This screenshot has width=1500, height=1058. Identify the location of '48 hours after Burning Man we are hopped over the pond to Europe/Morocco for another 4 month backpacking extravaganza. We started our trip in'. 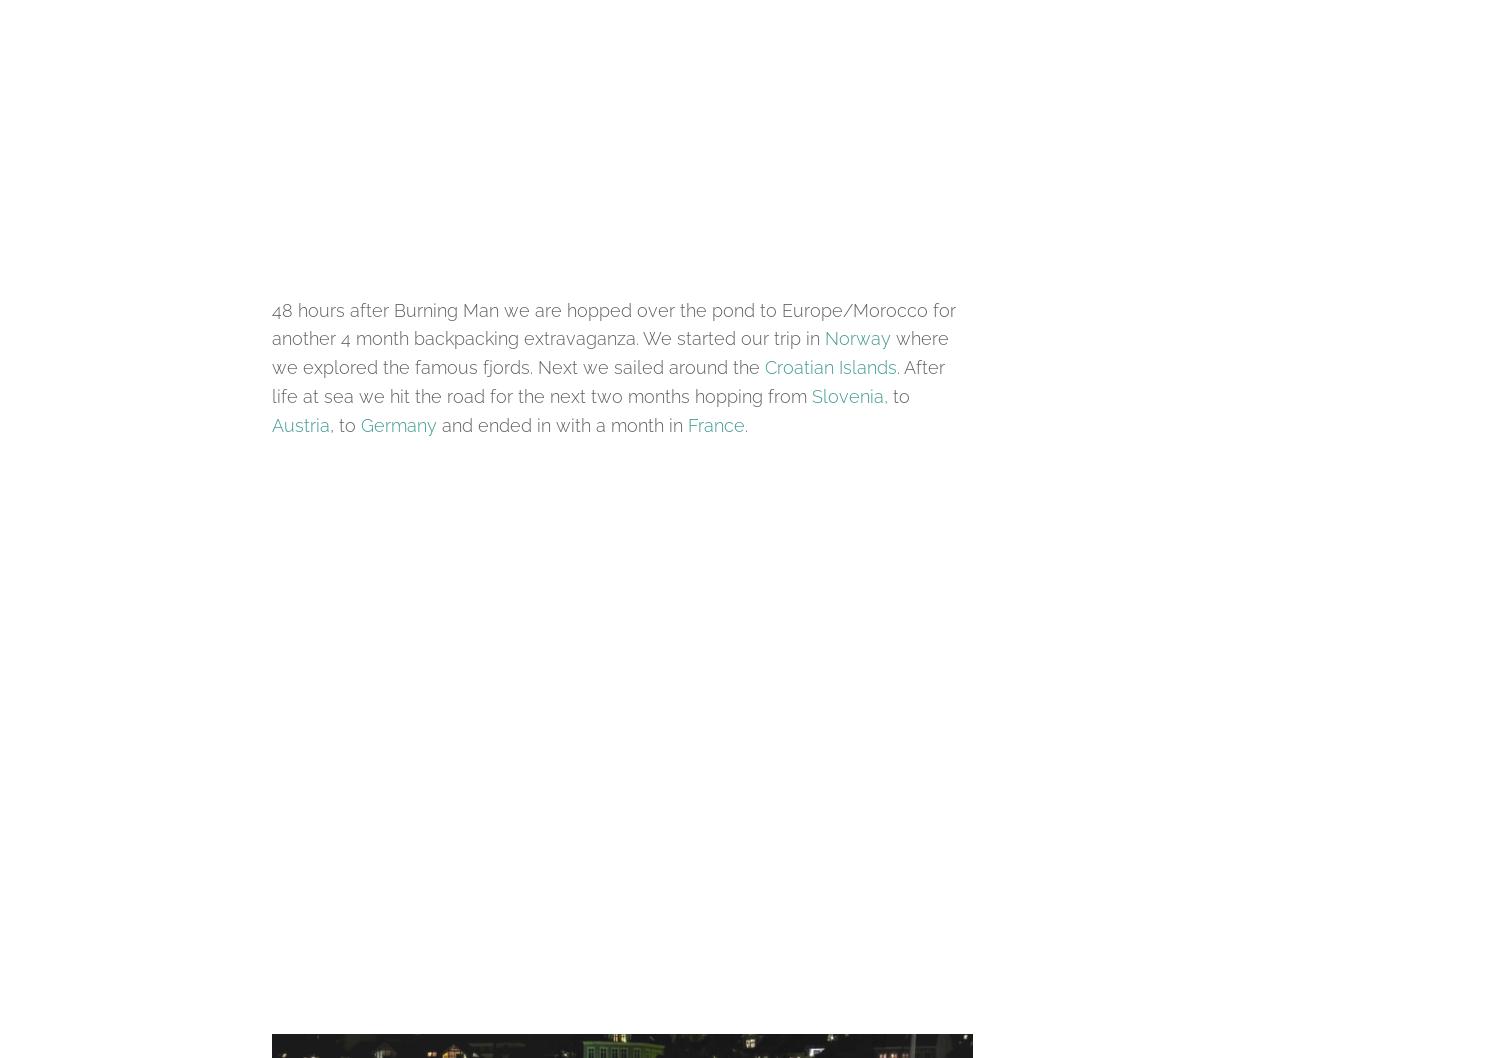
(271, 322).